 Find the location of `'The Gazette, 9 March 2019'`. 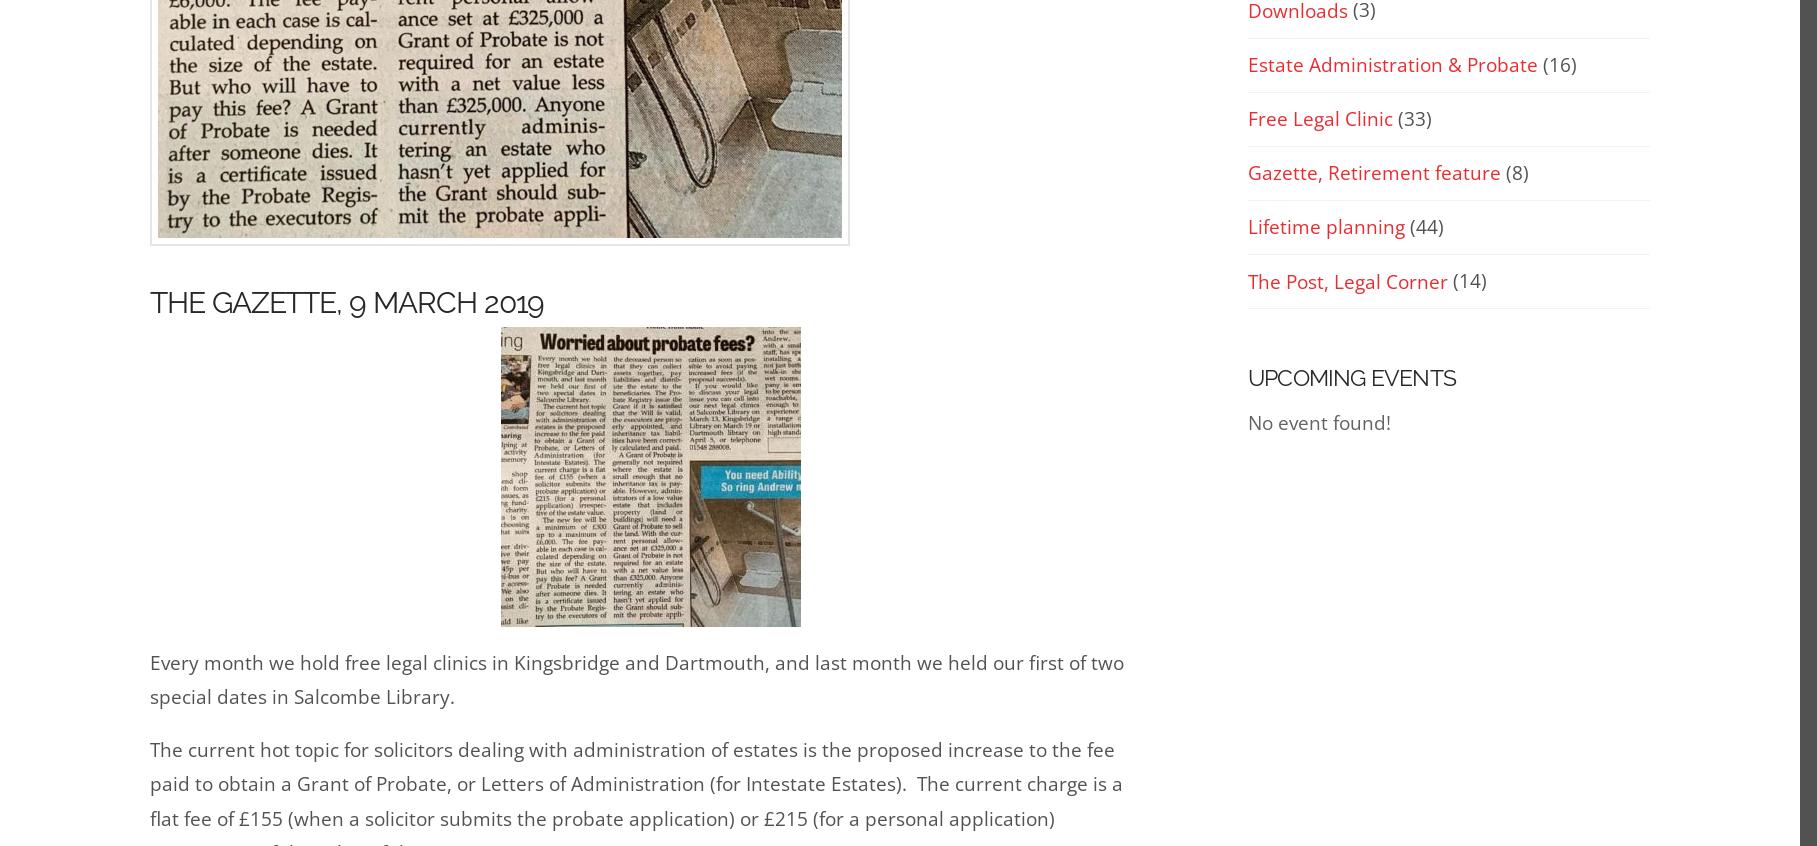

'The Gazette, 9 March 2019' is located at coordinates (346, 301).